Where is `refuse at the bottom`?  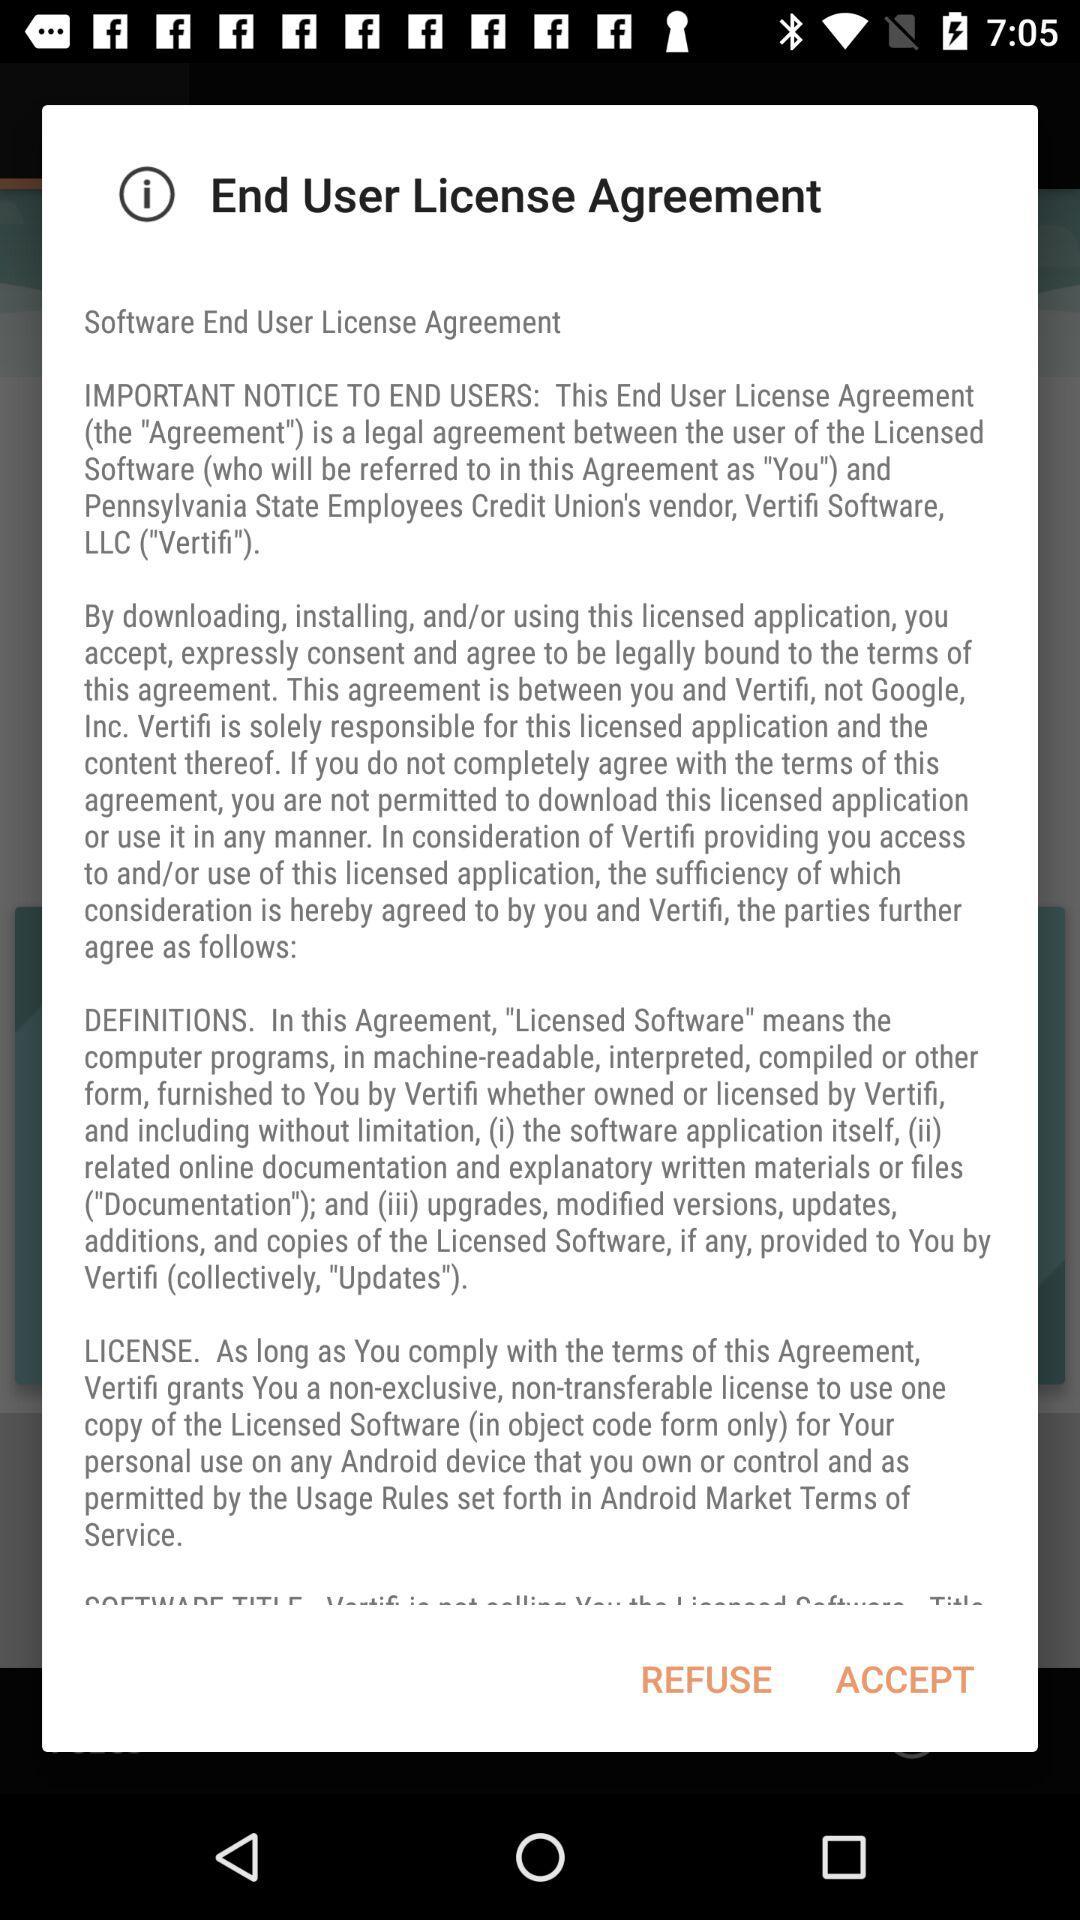
refuse at the bottom is located at coordinates (705, 1678).